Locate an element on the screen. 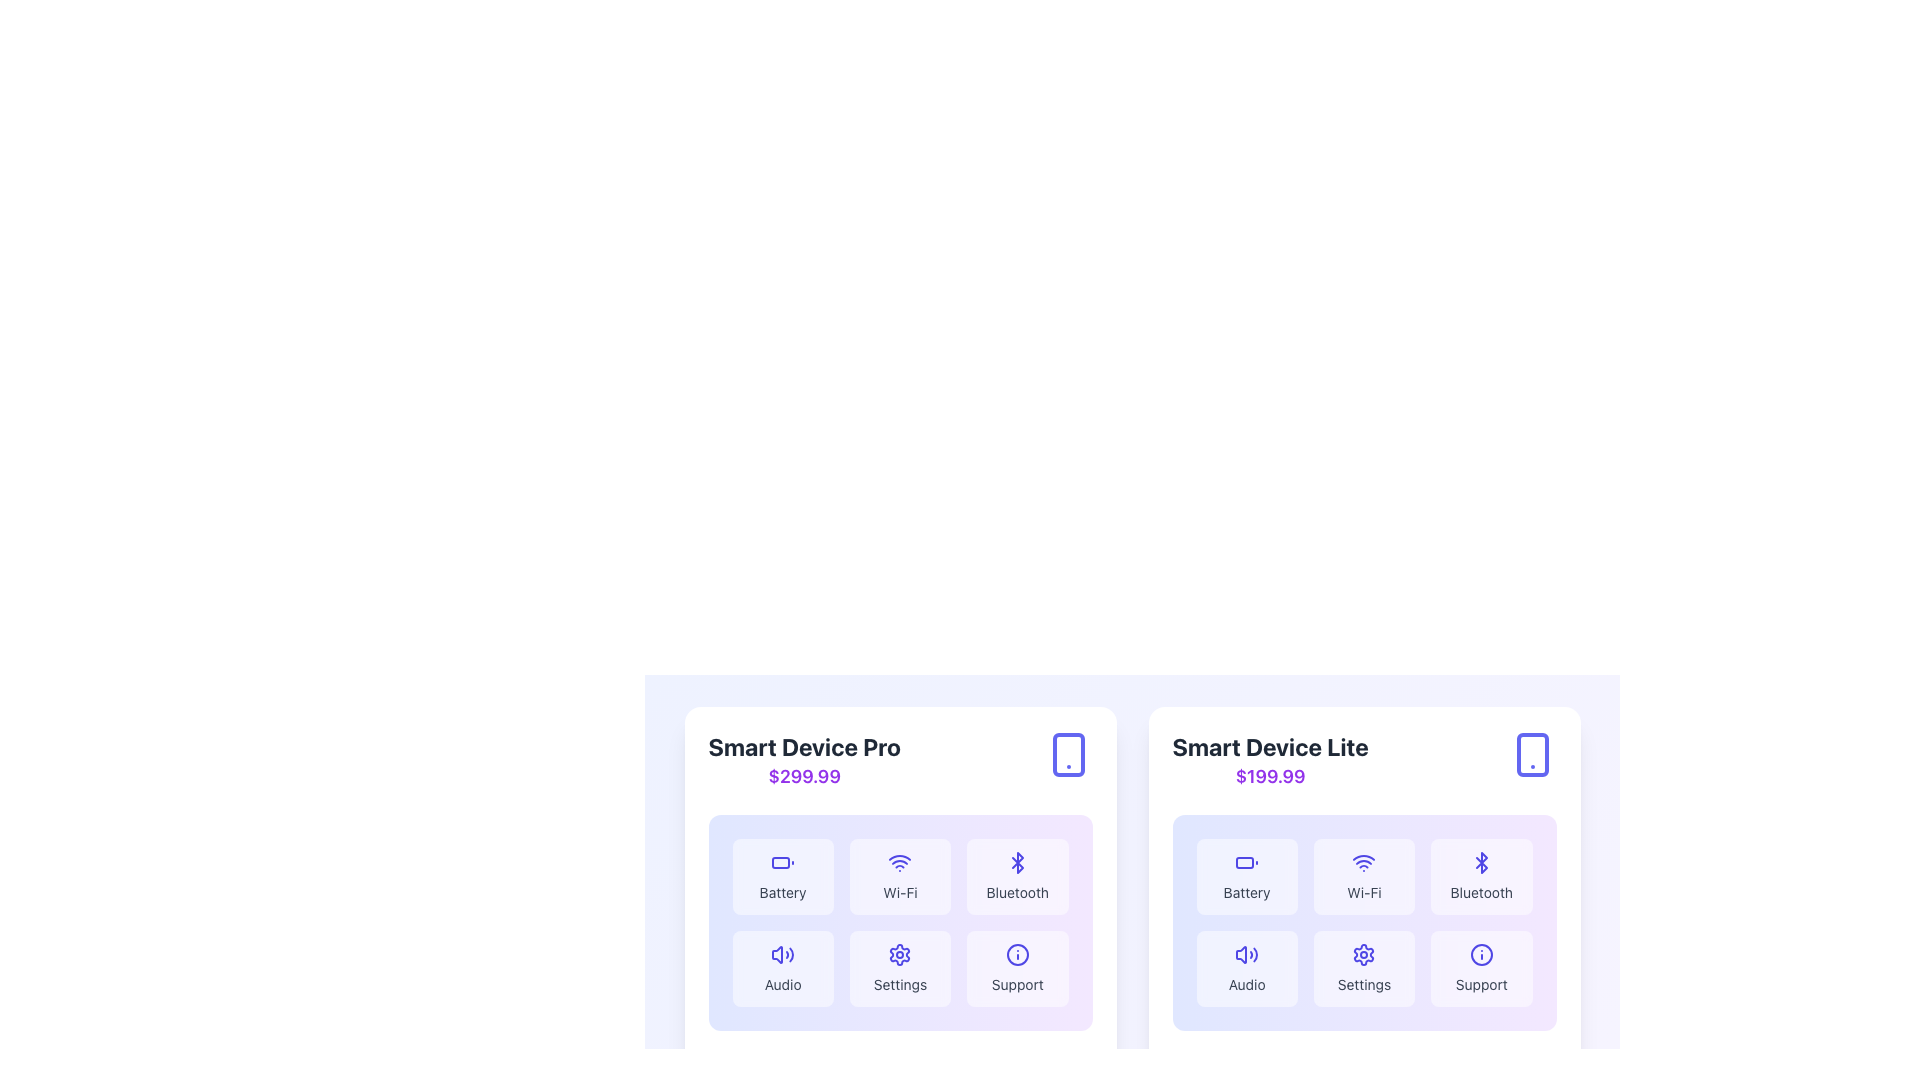 The height and width of the screenshot is (1080, 1920). the 'Settings' button, which is a rectangular card with a rounded border, featuring a blue gear icon at the top center and the text label 'Settings' in gray below it, located in the second row, second column of the grid layout is located at coordinates (1363, 967).